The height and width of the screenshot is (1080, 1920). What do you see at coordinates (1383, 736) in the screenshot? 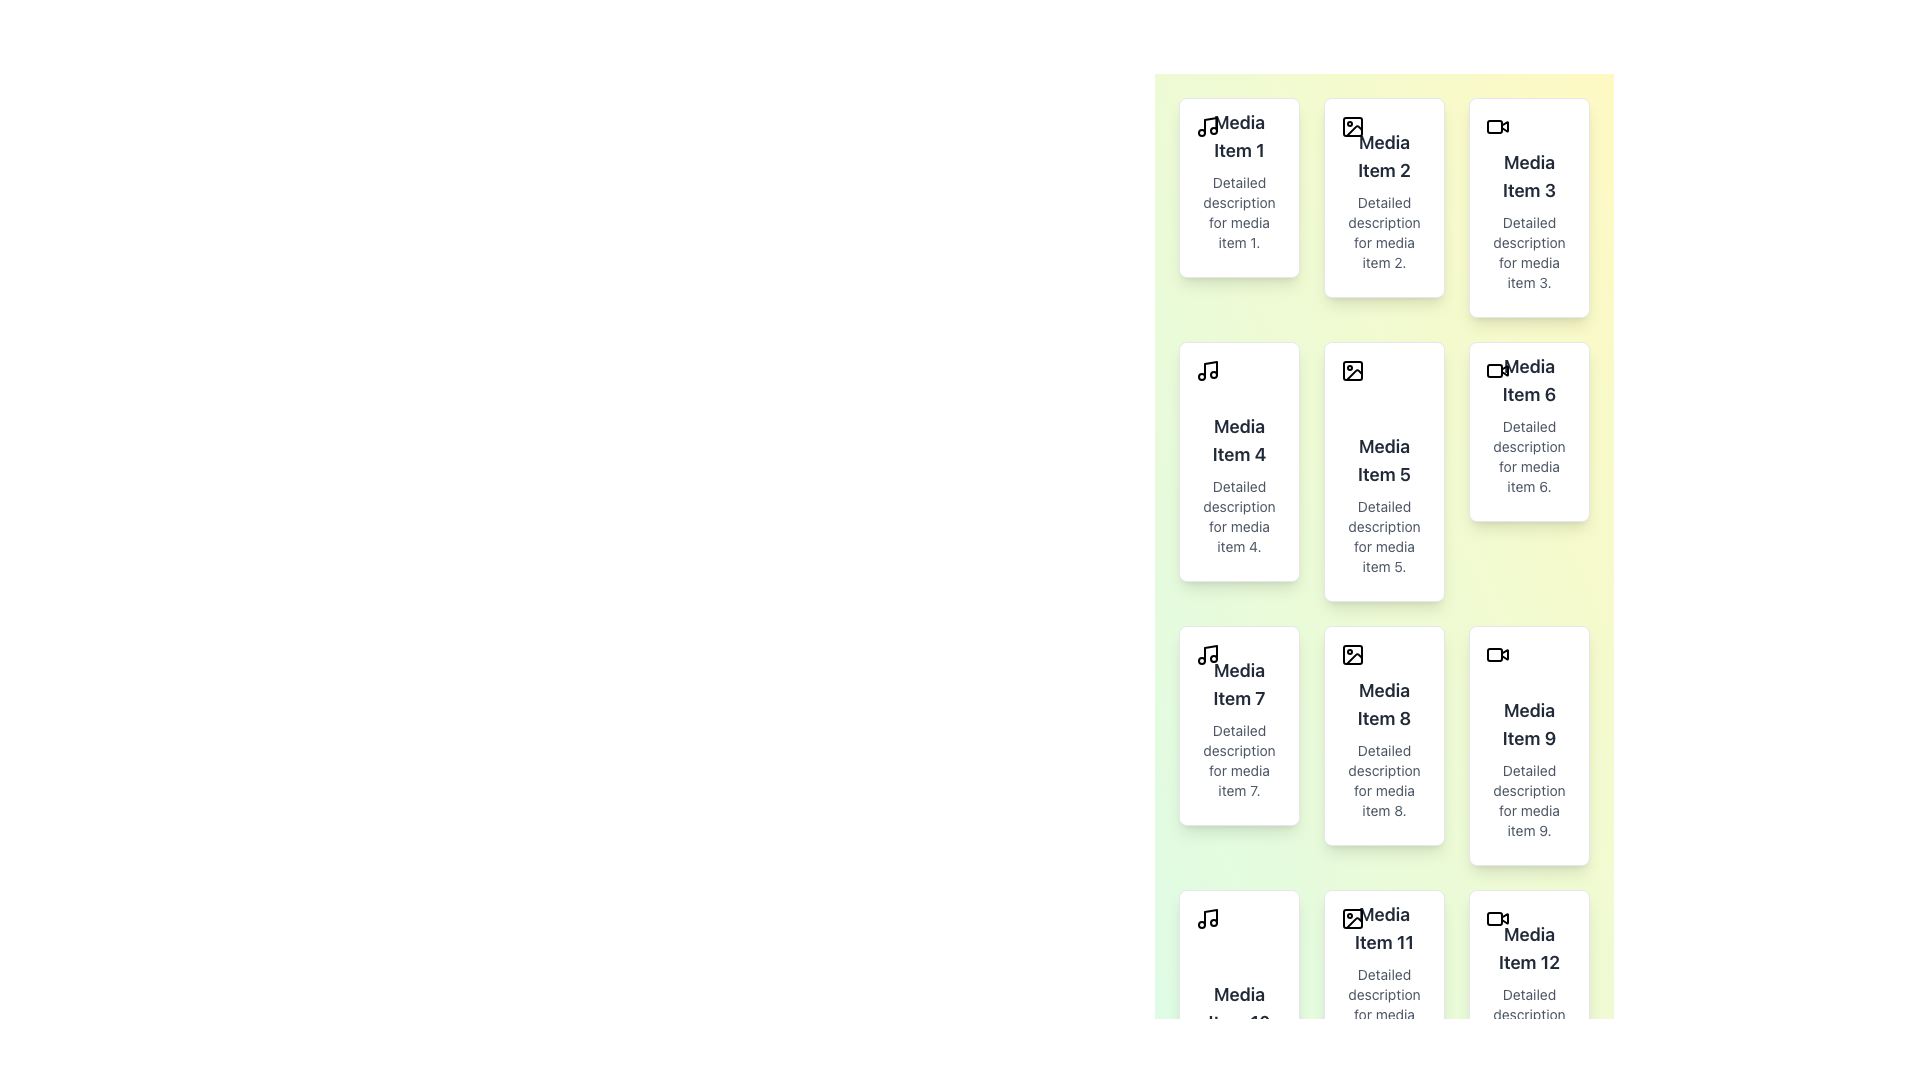
I see `the middle card in the third row of the grid representing 'Media Item 8'` at bounding box center [1383, 736].